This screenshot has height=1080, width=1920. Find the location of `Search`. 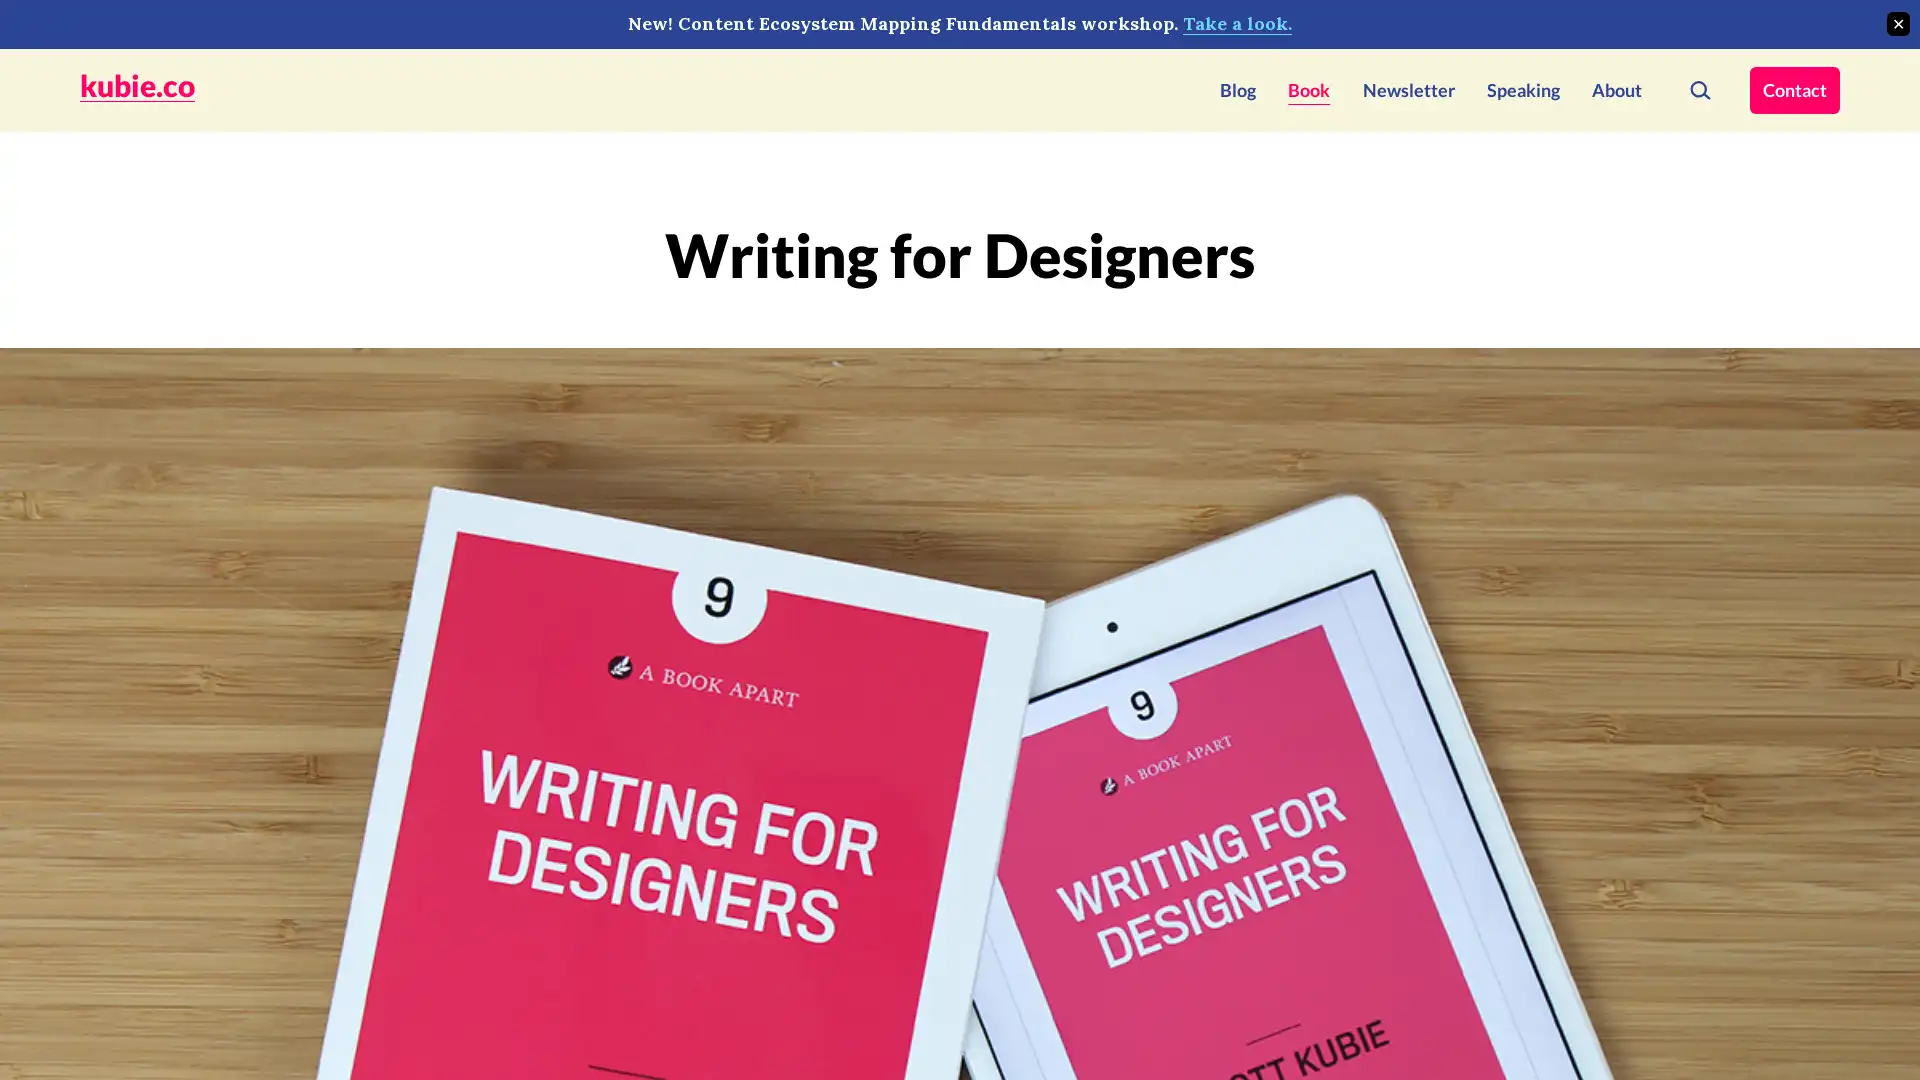

Search is located at coordinates (1698, 88).